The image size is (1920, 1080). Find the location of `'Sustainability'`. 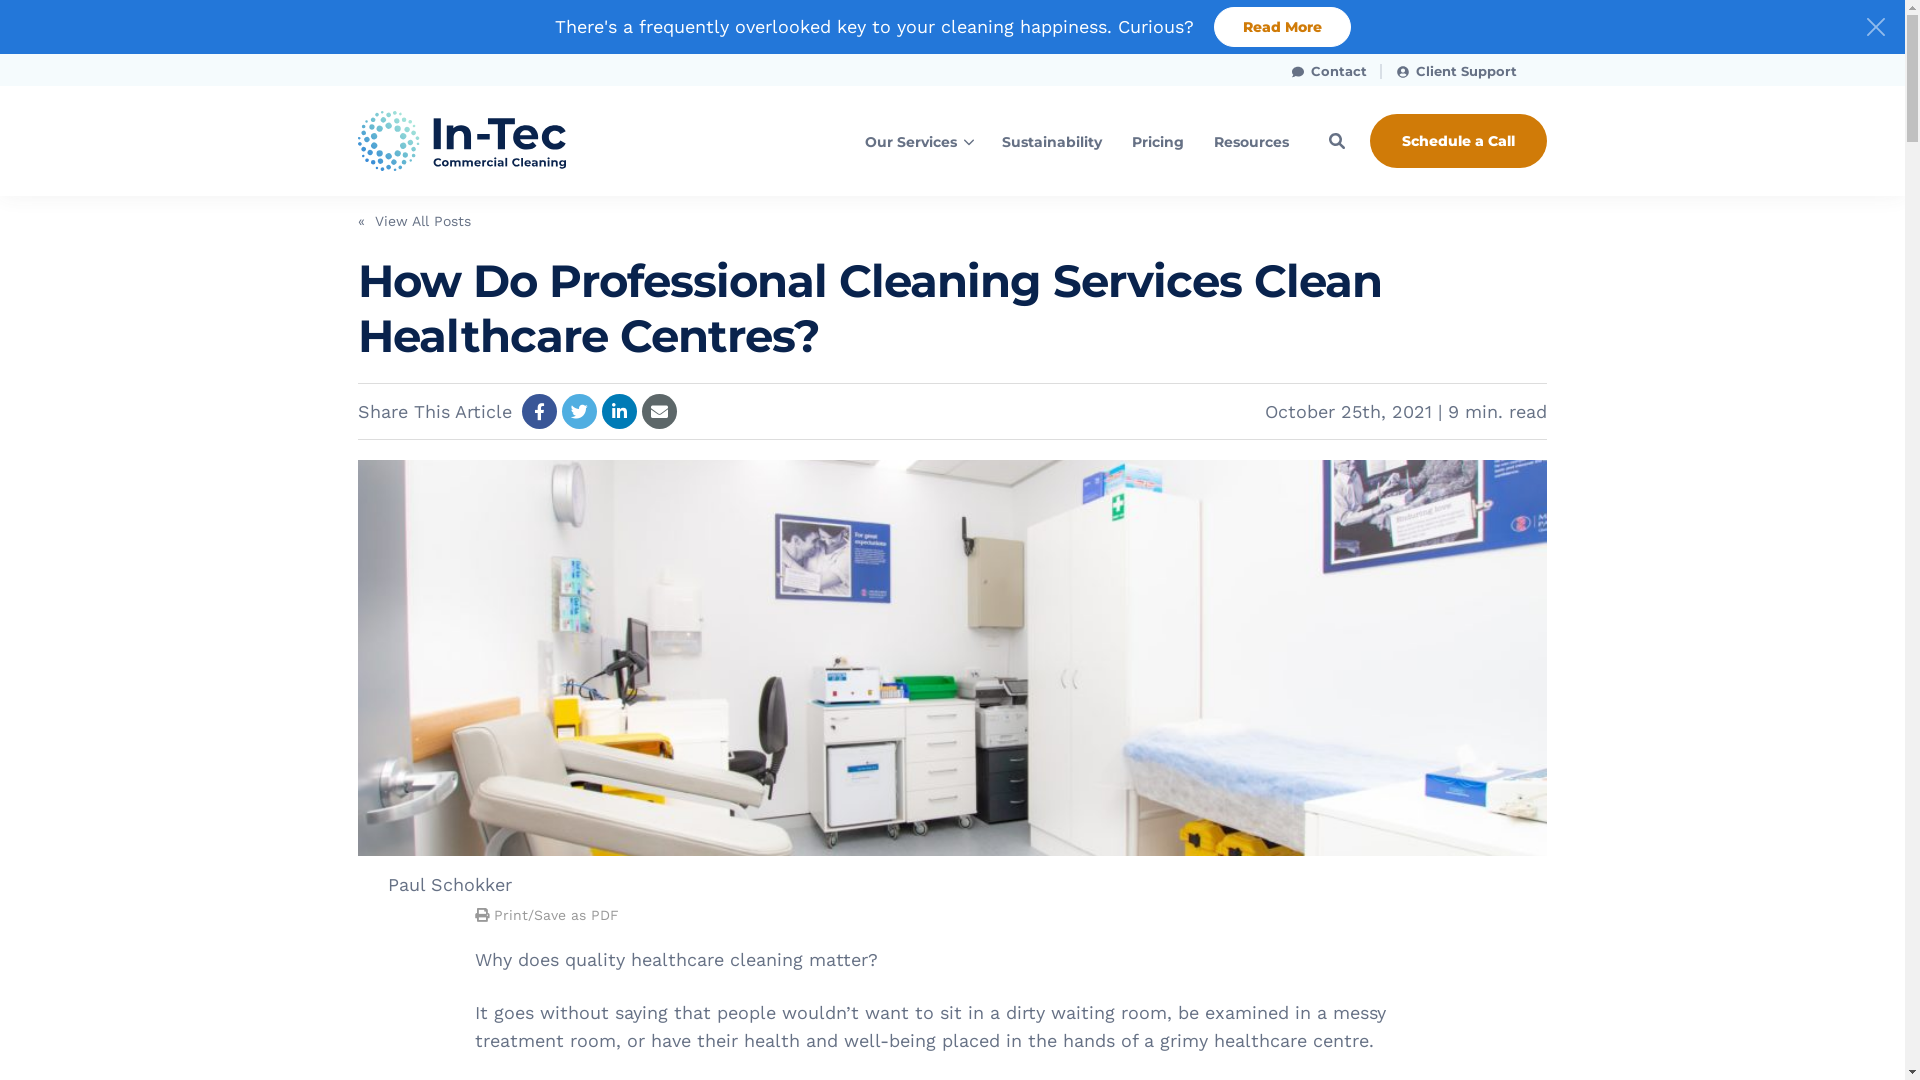

'Sustainability' is located at coordinates (1050, 140).